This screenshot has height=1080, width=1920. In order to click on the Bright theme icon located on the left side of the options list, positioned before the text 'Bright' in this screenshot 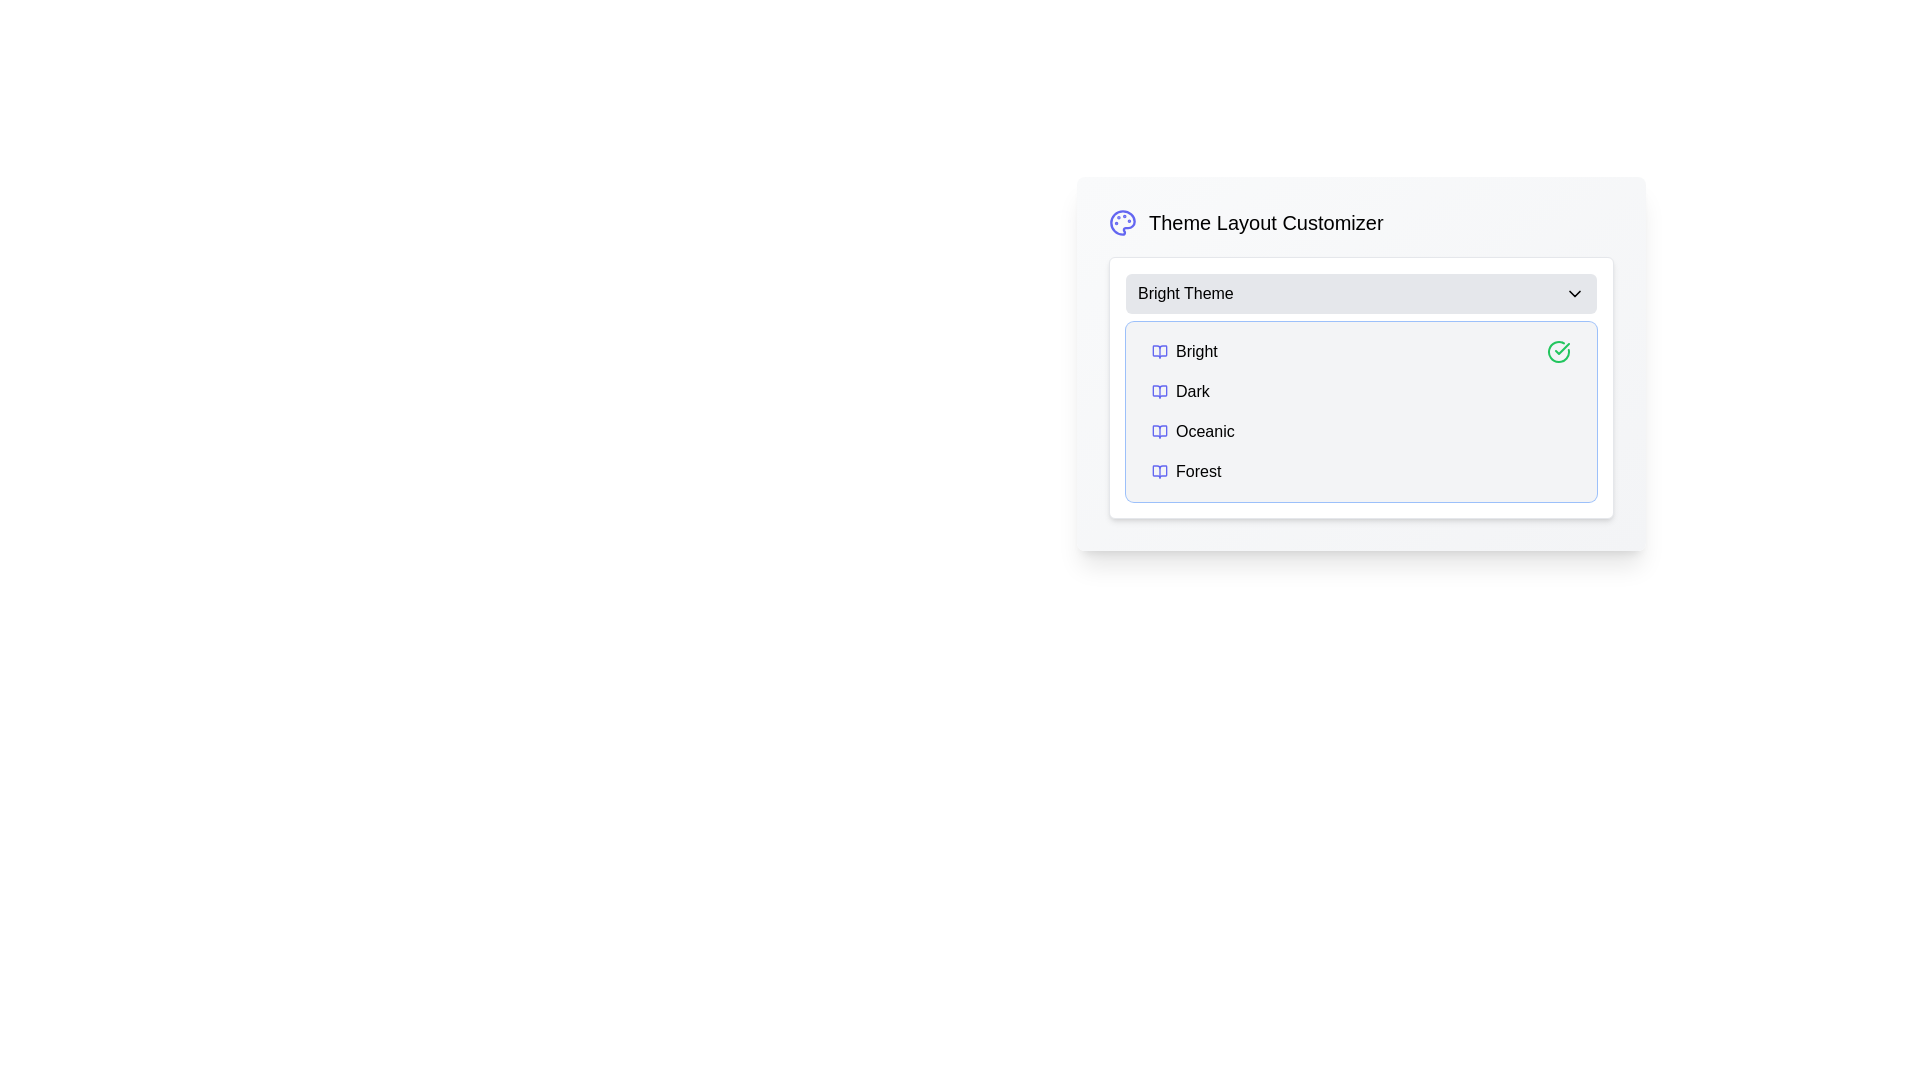, I will do `click(1160, 350)`.